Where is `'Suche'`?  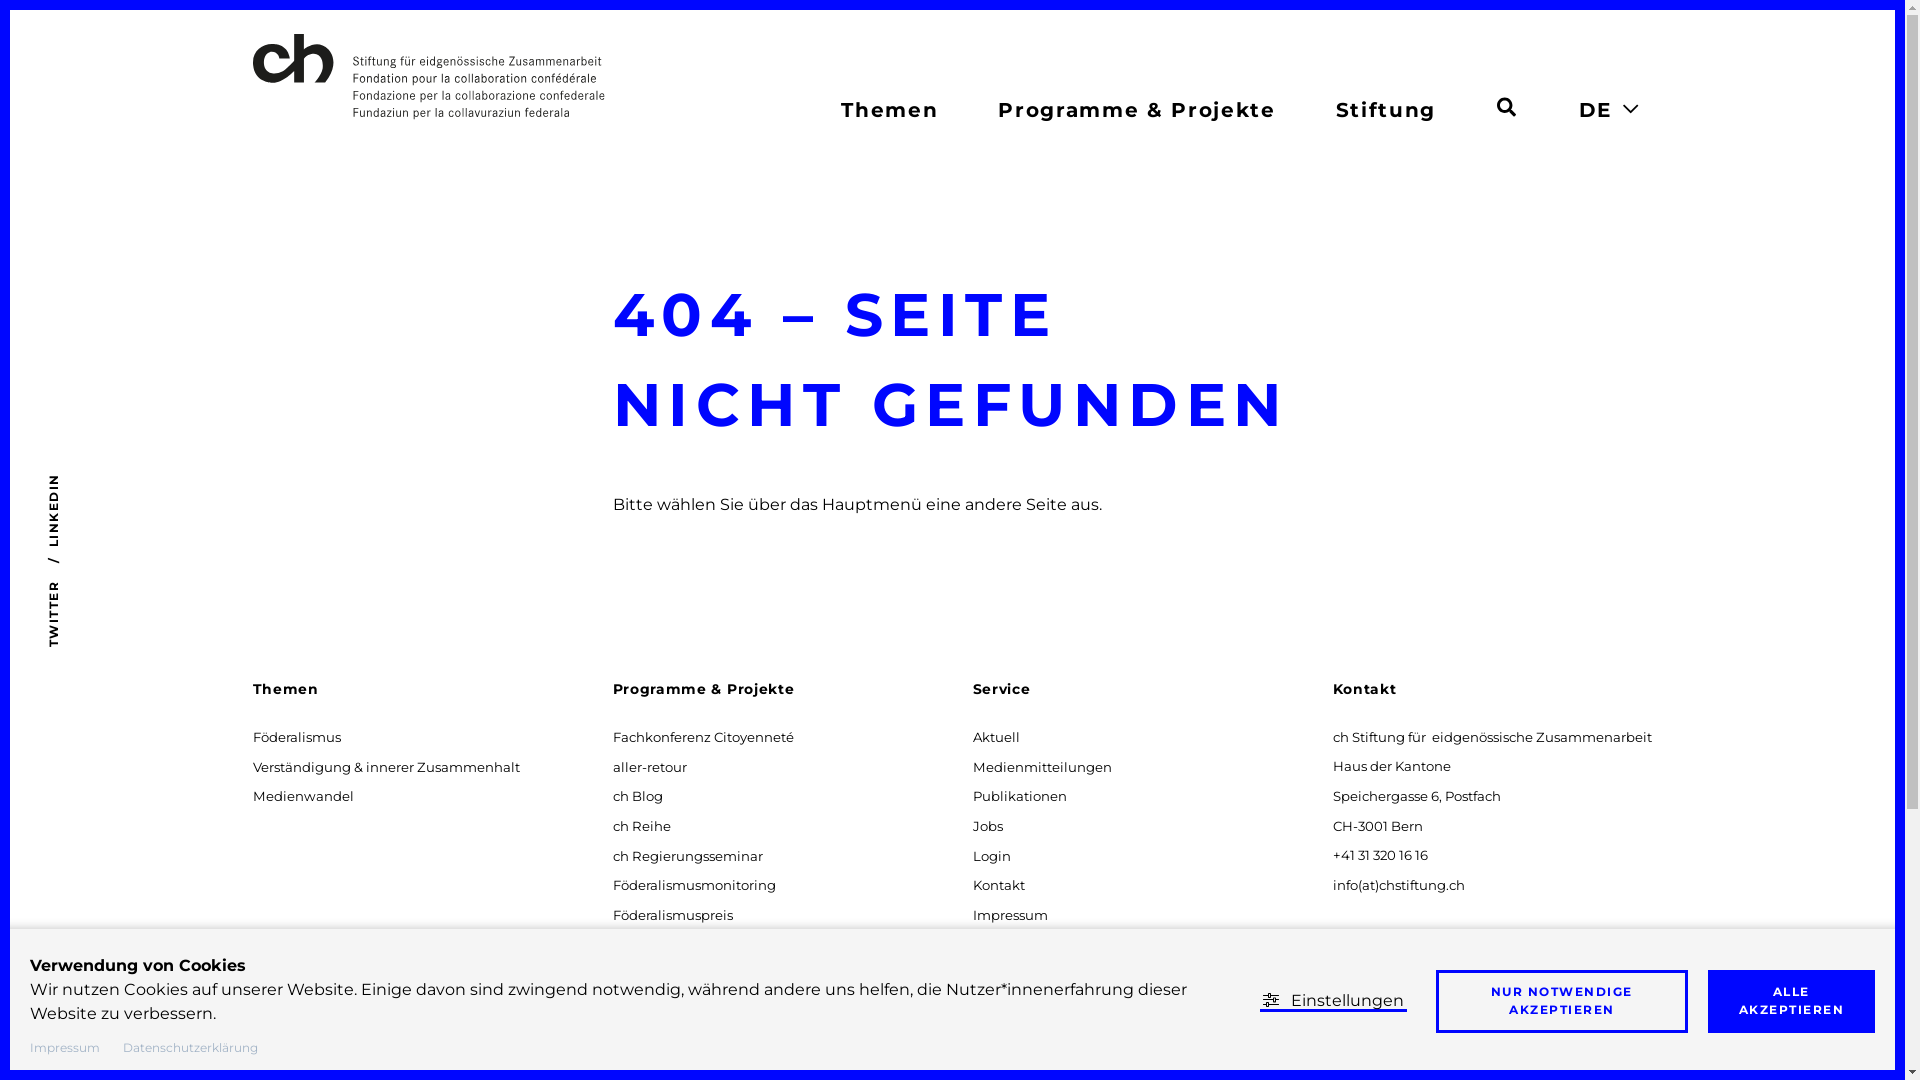 'Suche' is located at coordinates (1497, 107).